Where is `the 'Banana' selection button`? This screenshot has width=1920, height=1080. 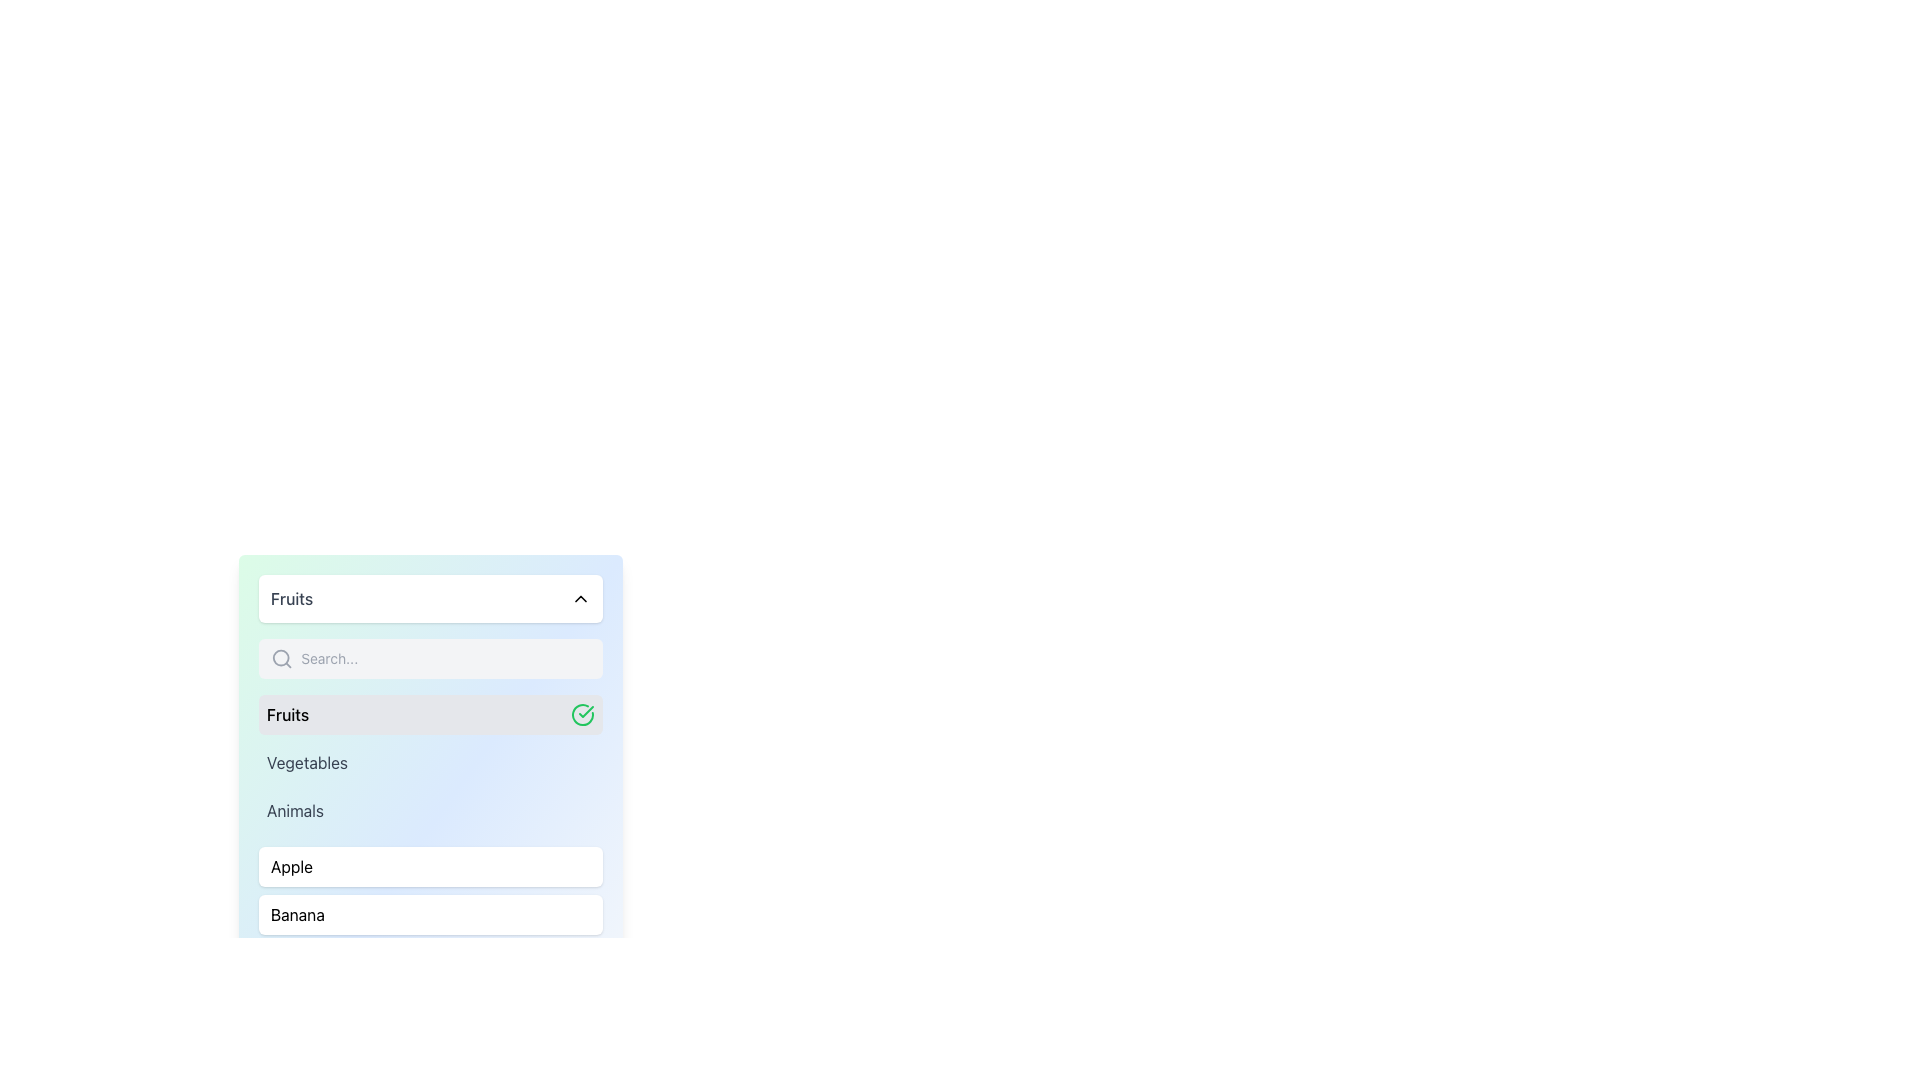
the 'Banana' selection button is located at coordinates (430, 914).